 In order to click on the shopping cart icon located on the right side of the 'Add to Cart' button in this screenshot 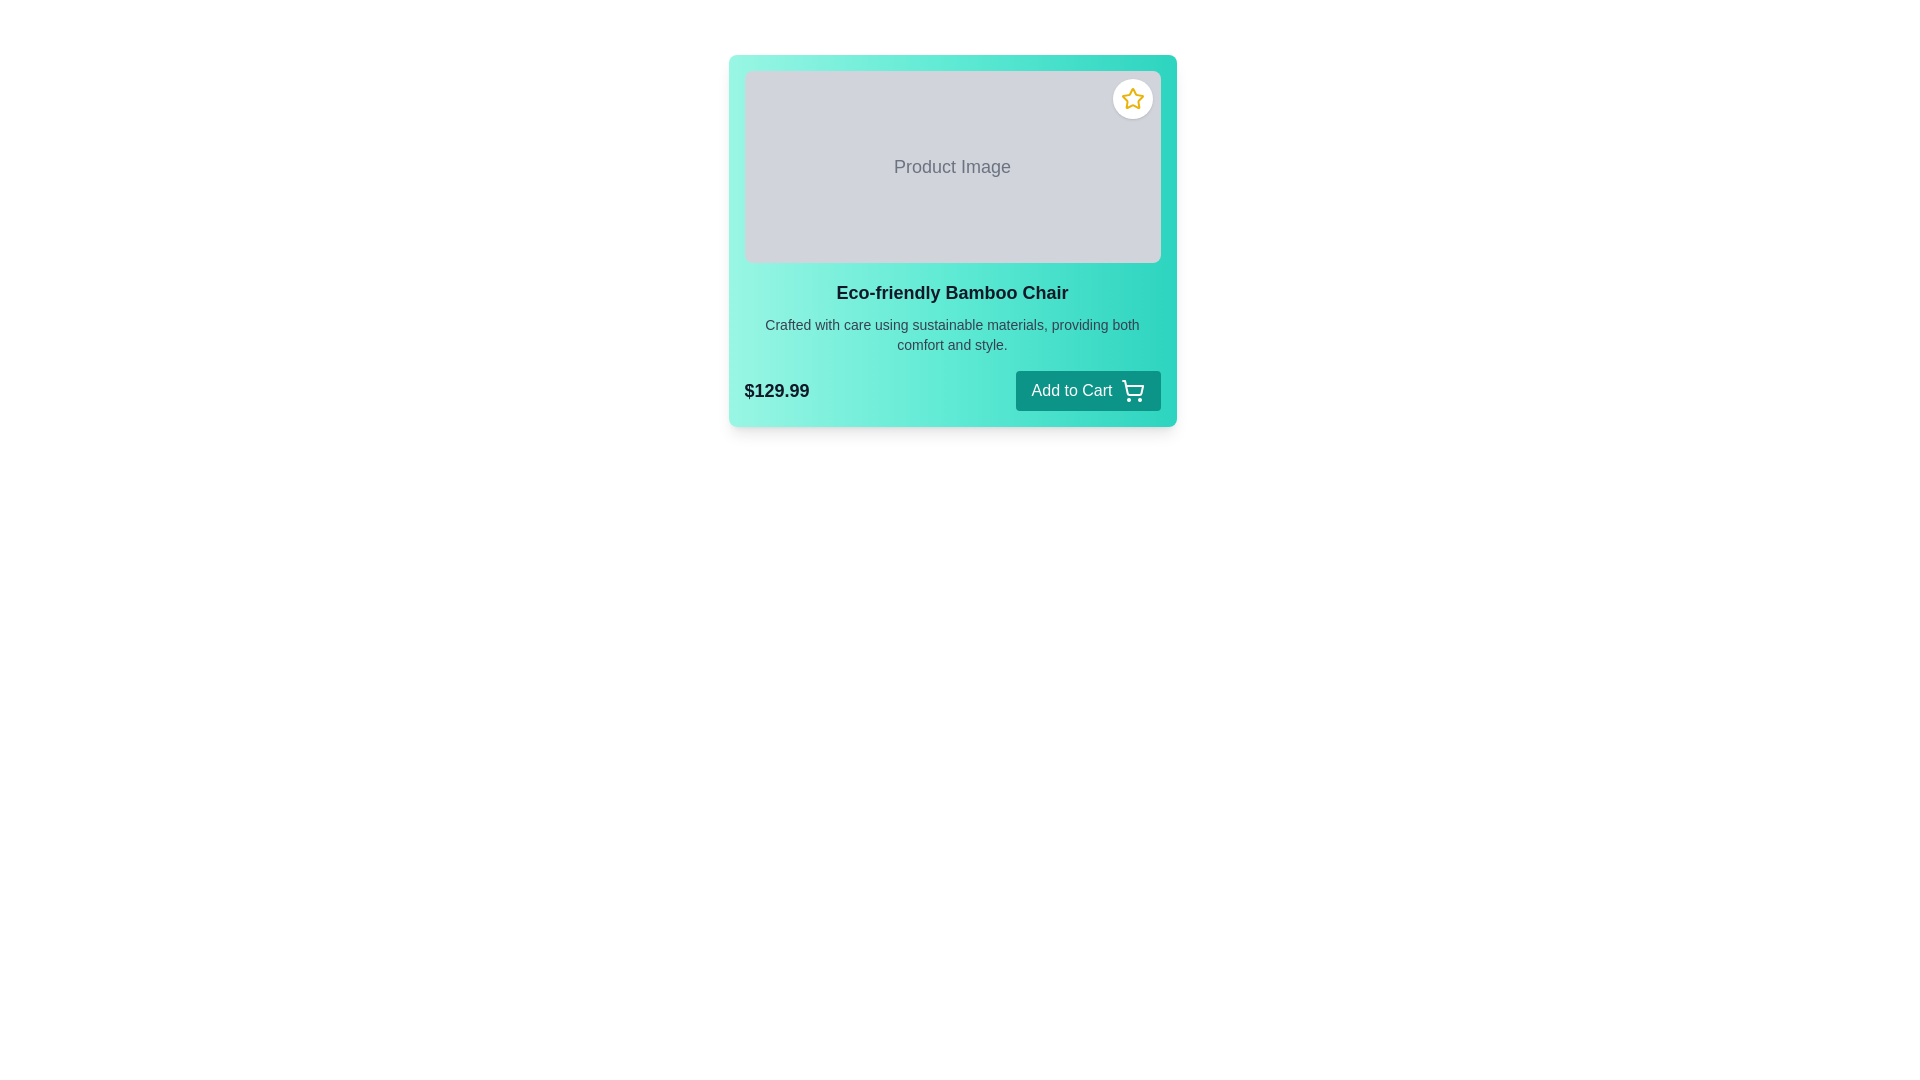, I will do `click(1132, 388)`.